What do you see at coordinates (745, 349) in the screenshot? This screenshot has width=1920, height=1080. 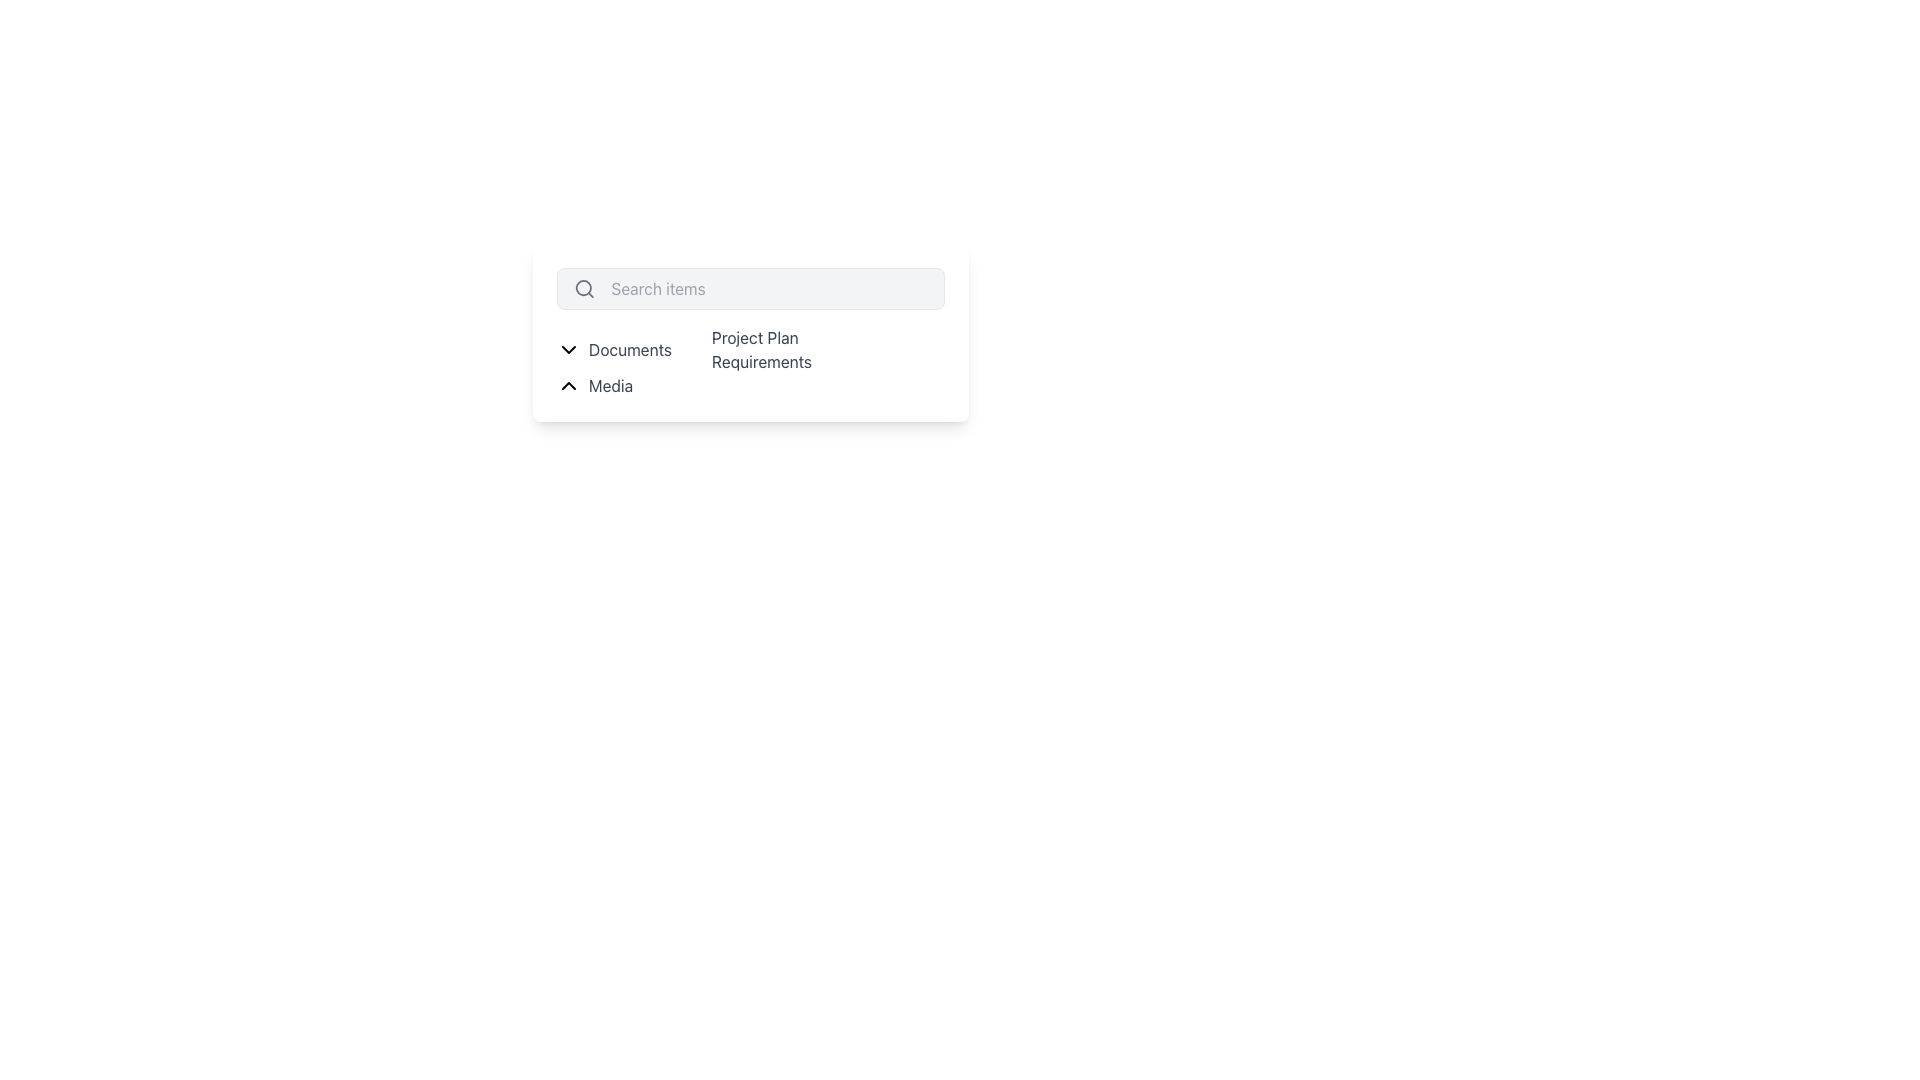 I see `the Text block element that displays 'Project Plan' and 'Requirements' in gray color, located in the middle of the navigation panel under the 'Documents' section` at bounding box center [745, 349].